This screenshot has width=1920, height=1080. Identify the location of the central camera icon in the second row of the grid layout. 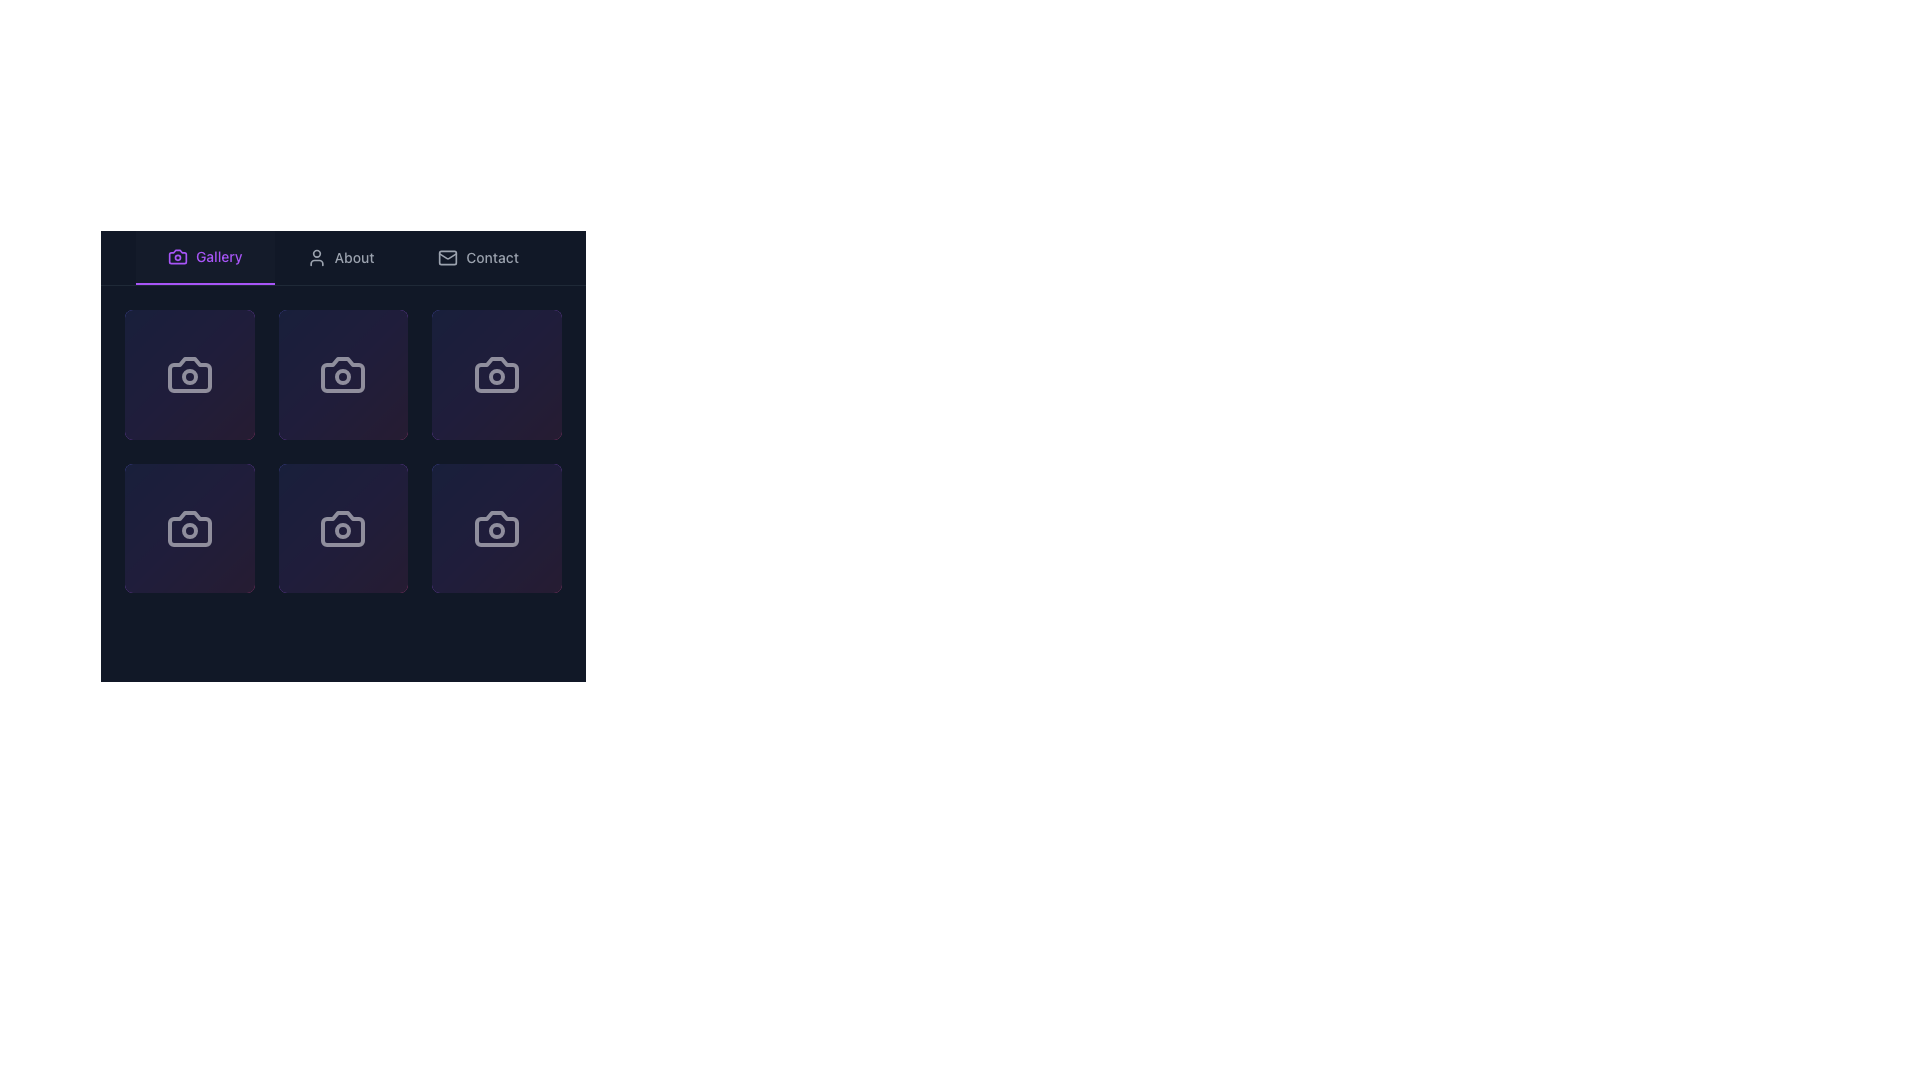
(343, 527).